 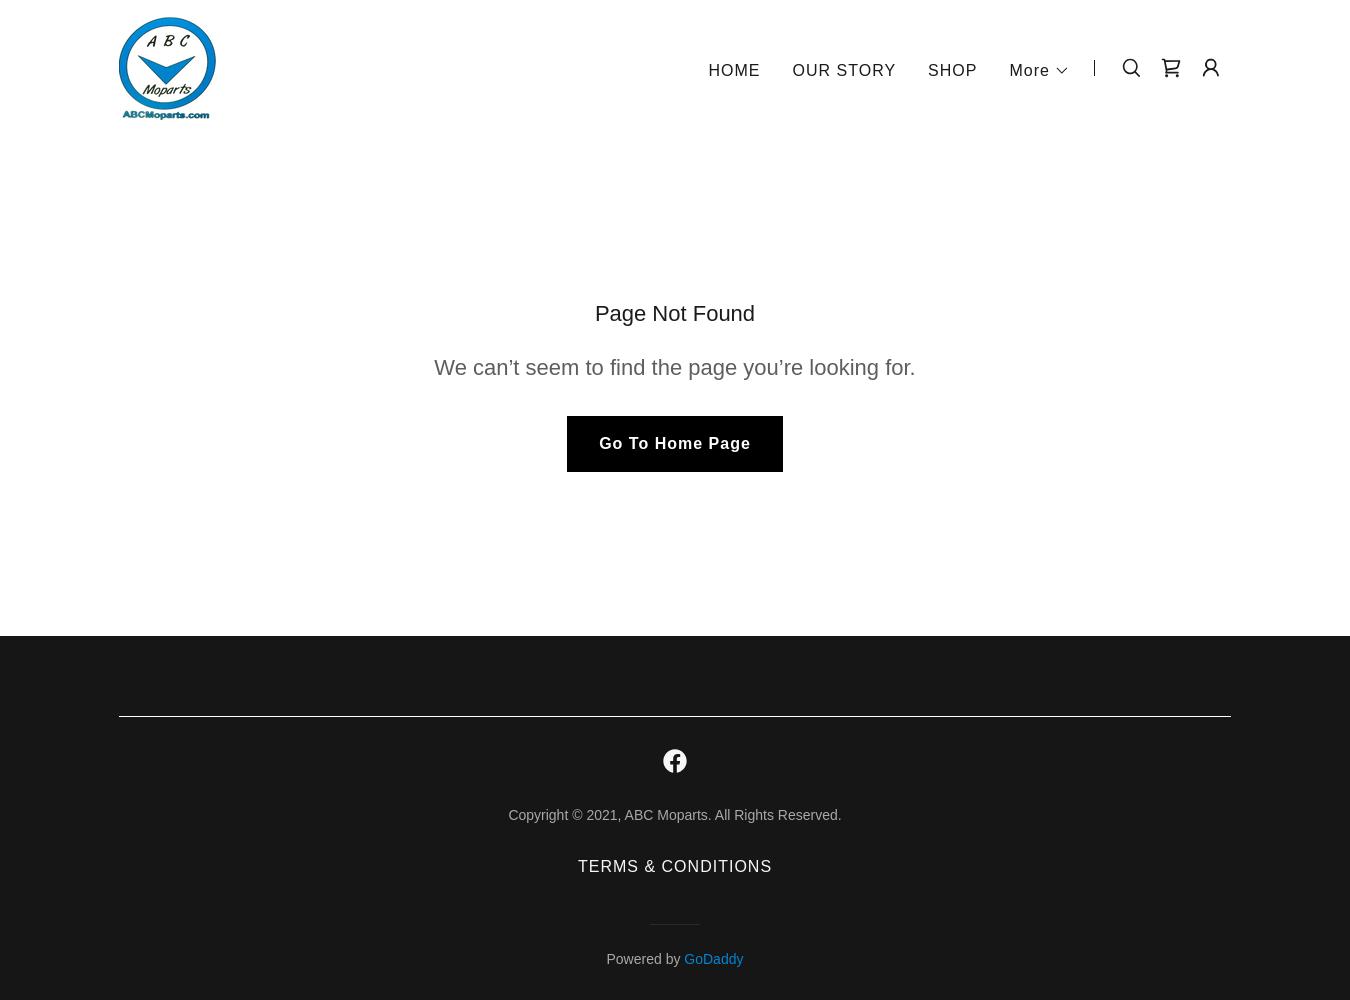 What do you see at coordinates (1028, 68) in the screenshot?
I see `'More'` at bounding box center [1028, 68].